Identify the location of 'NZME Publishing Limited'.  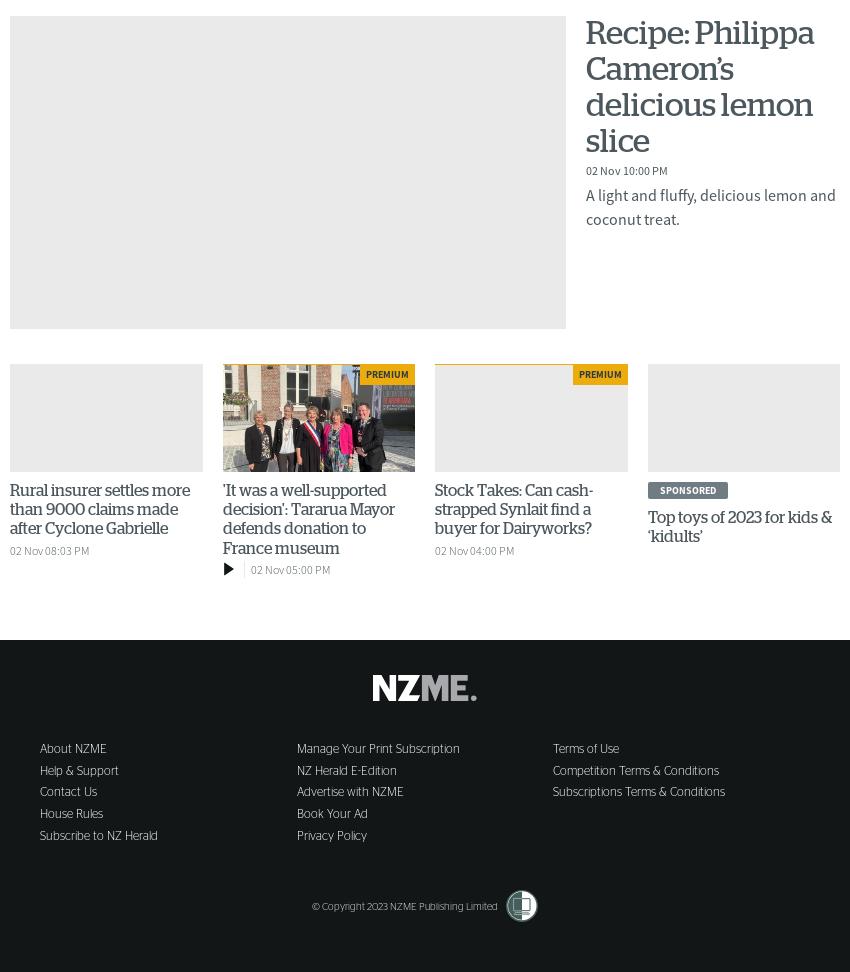
(442, 906).